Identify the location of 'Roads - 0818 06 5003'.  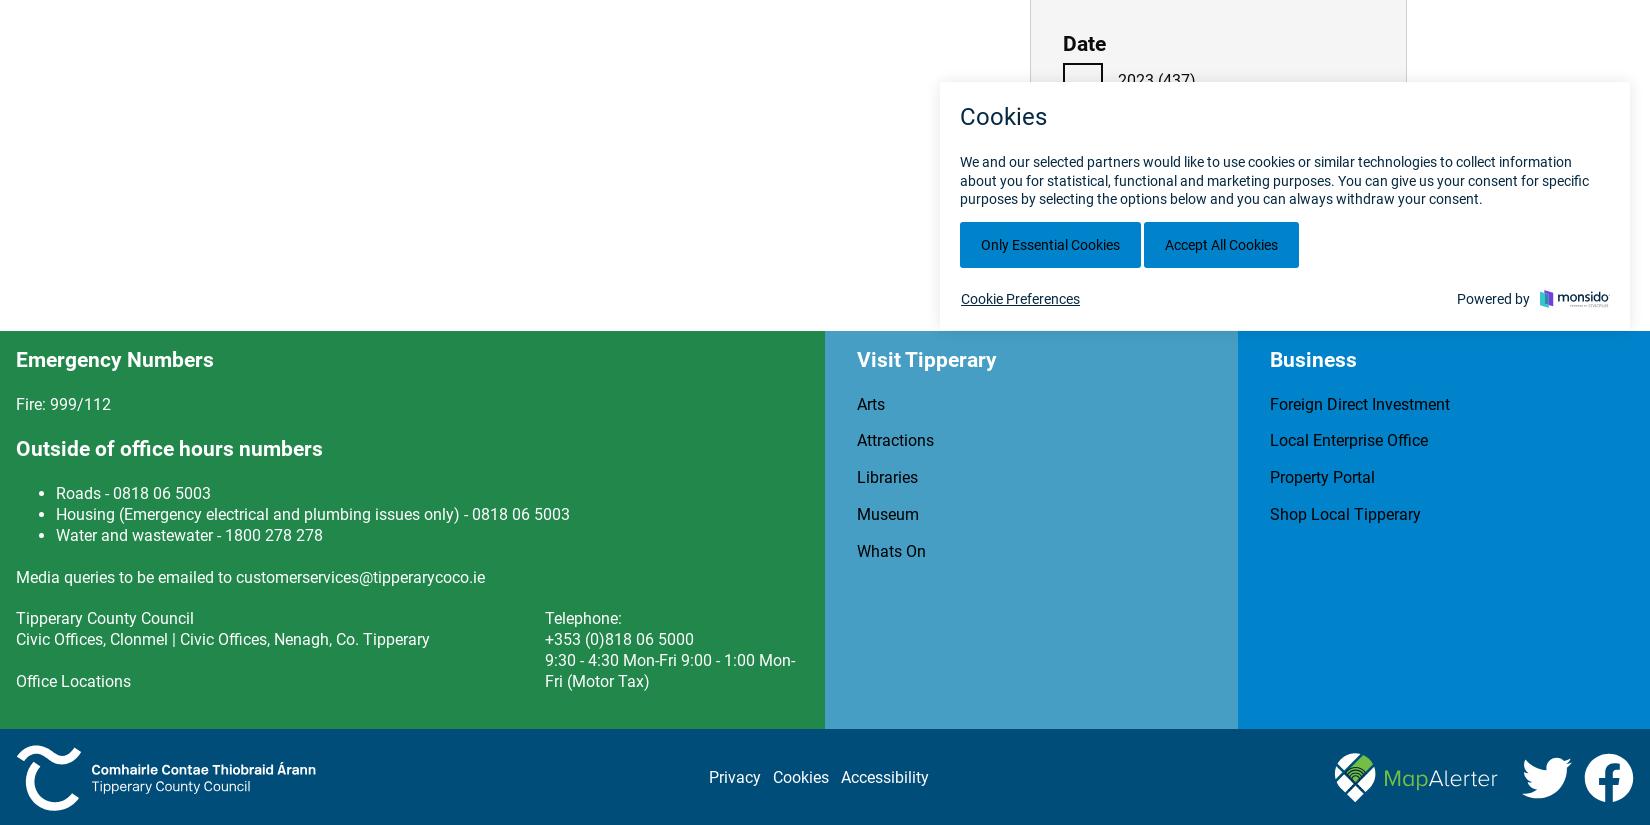
(133, 493).